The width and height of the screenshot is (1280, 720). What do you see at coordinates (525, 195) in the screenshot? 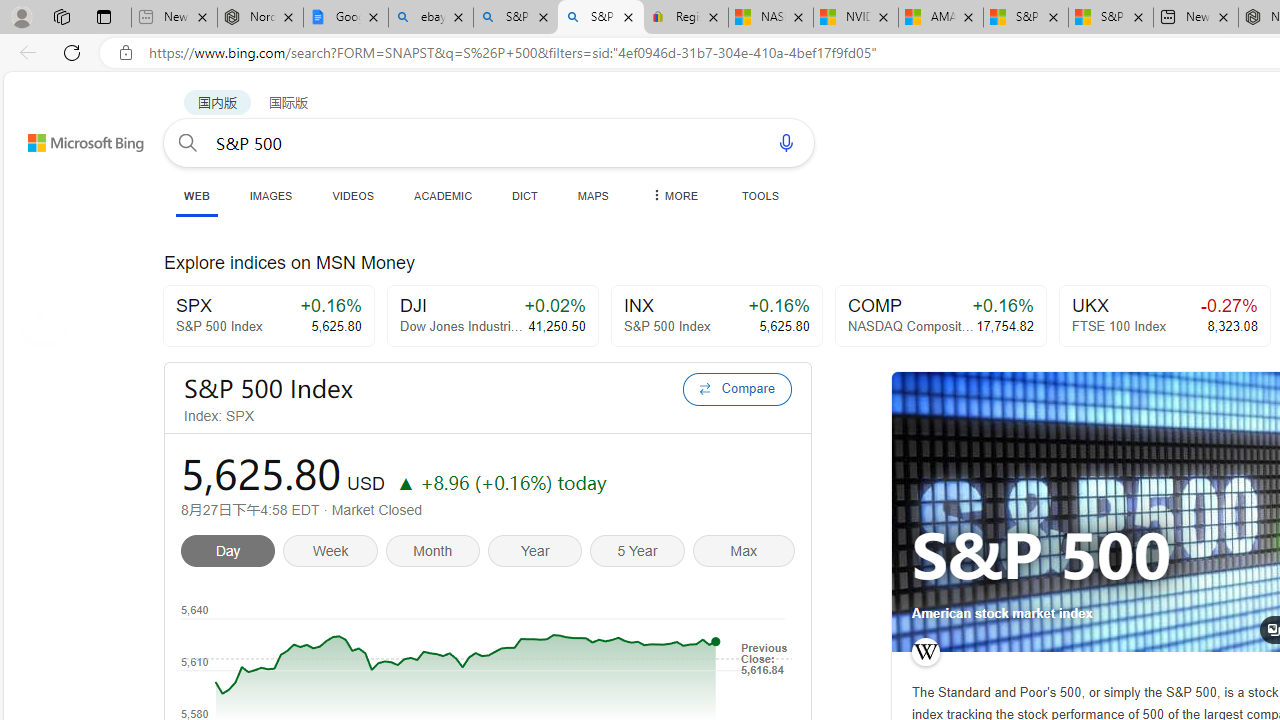
I see `'DICT'` at bounding box center [525, 195].